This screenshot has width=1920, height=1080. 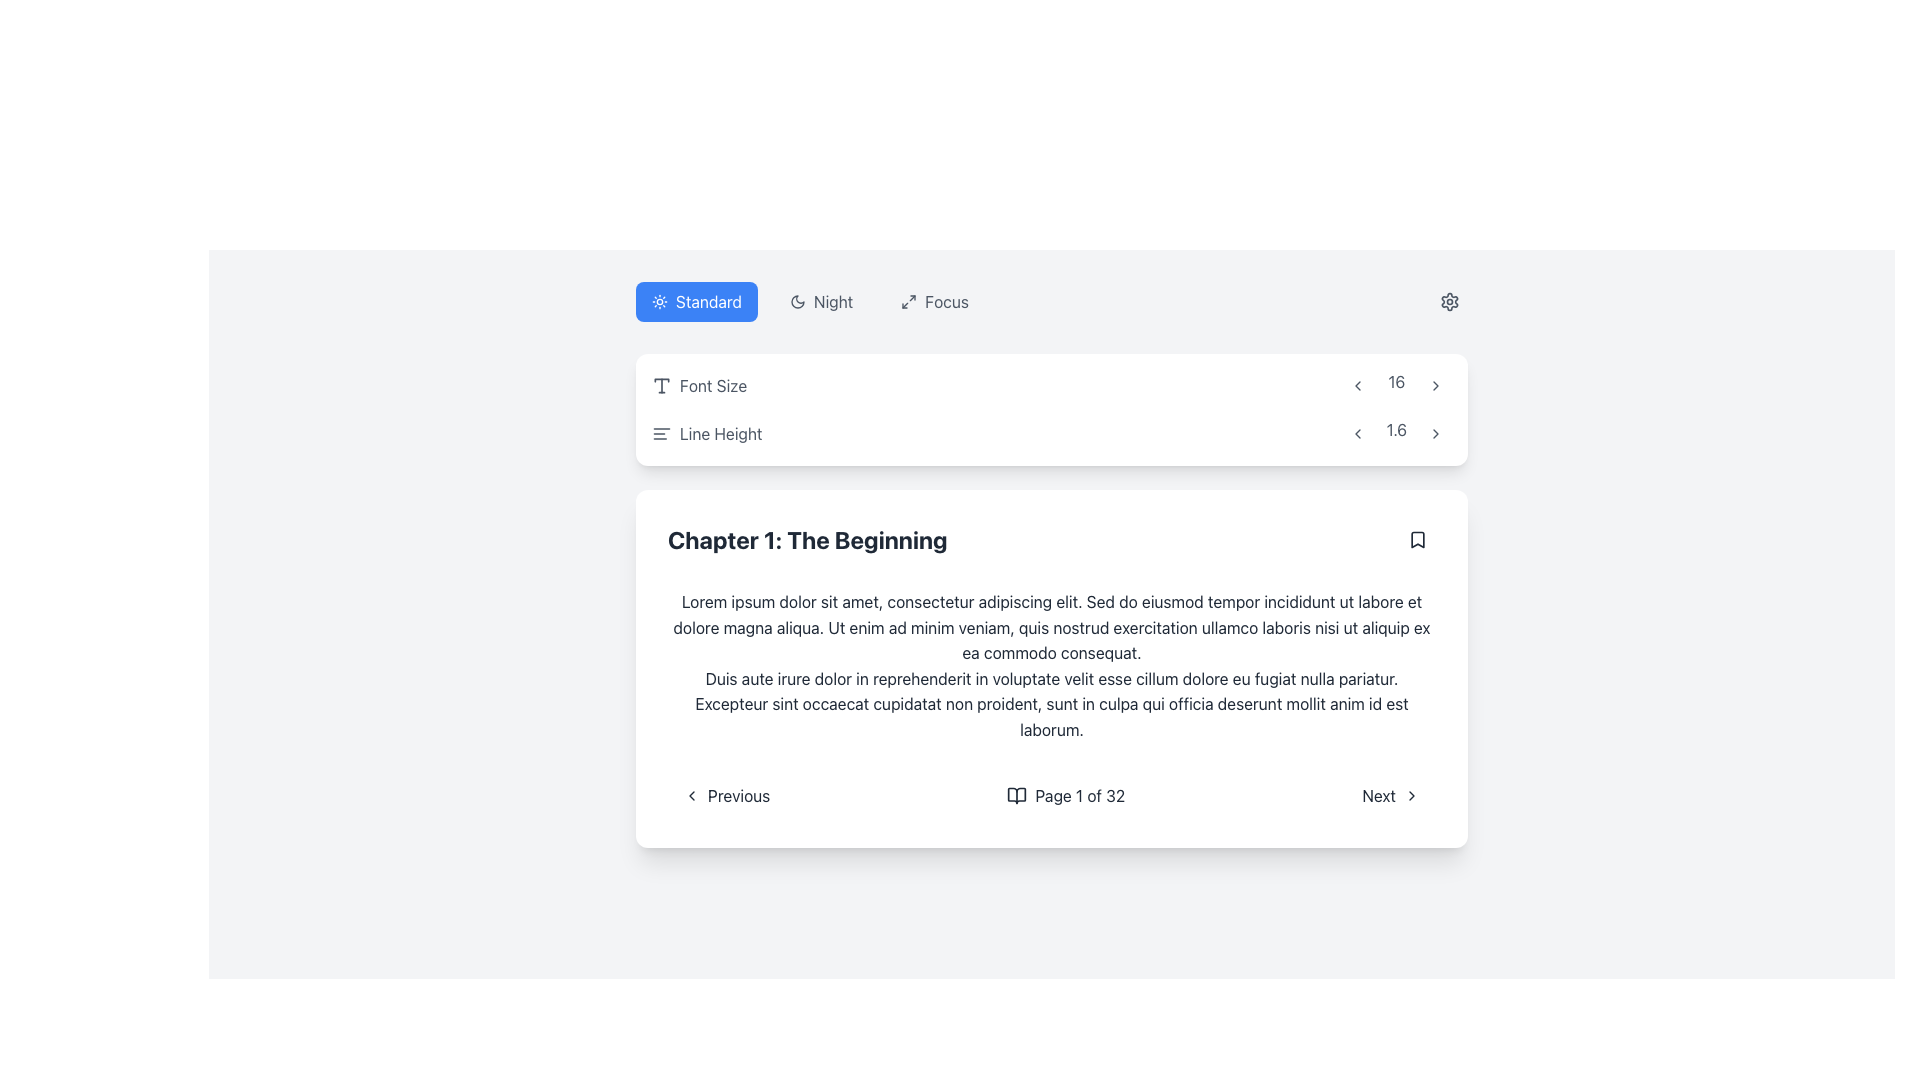 I want to click on the bookmark button located in the upper-right corner of the text box containing the chapter title 'Chapter 1: The Beginning', so click(x=1416, y=540).